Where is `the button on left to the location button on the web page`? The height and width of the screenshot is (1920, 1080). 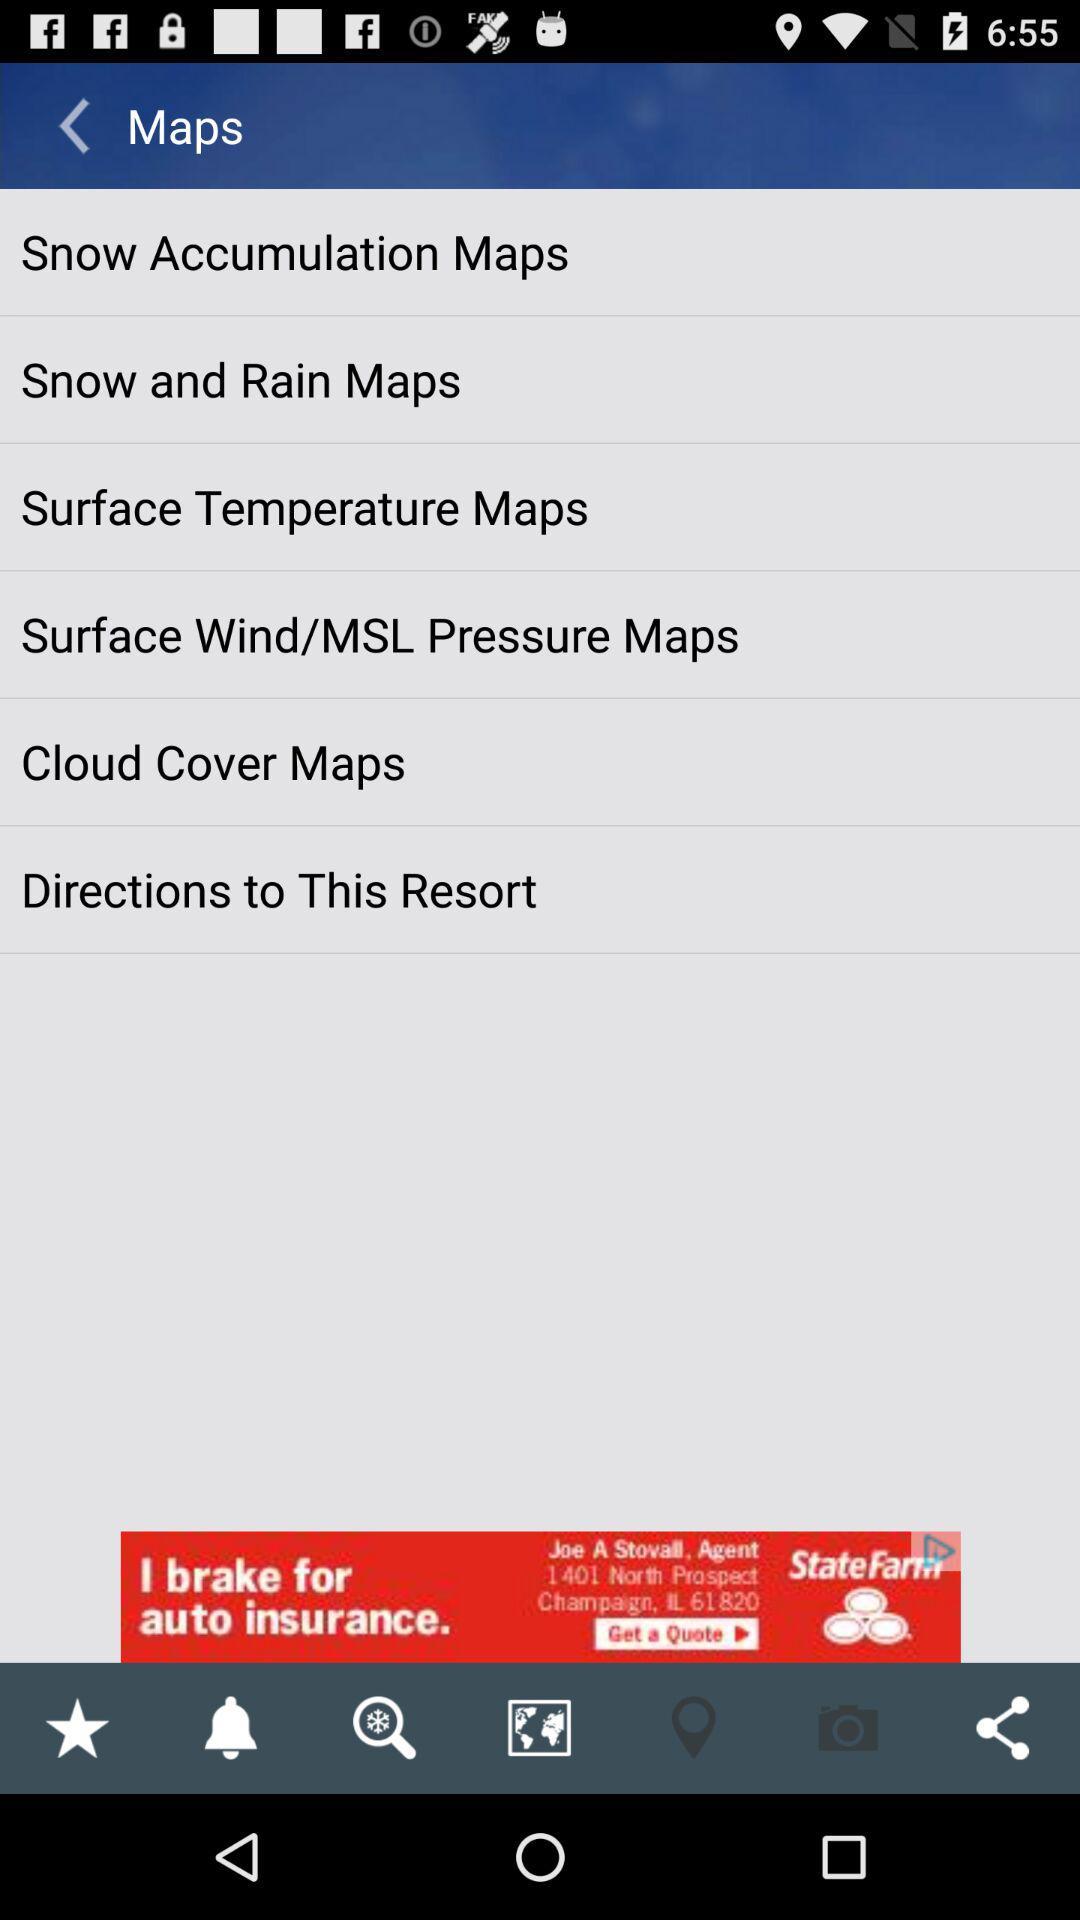 the button on left to the location button on the web page is located at coordinates (538, 1727).